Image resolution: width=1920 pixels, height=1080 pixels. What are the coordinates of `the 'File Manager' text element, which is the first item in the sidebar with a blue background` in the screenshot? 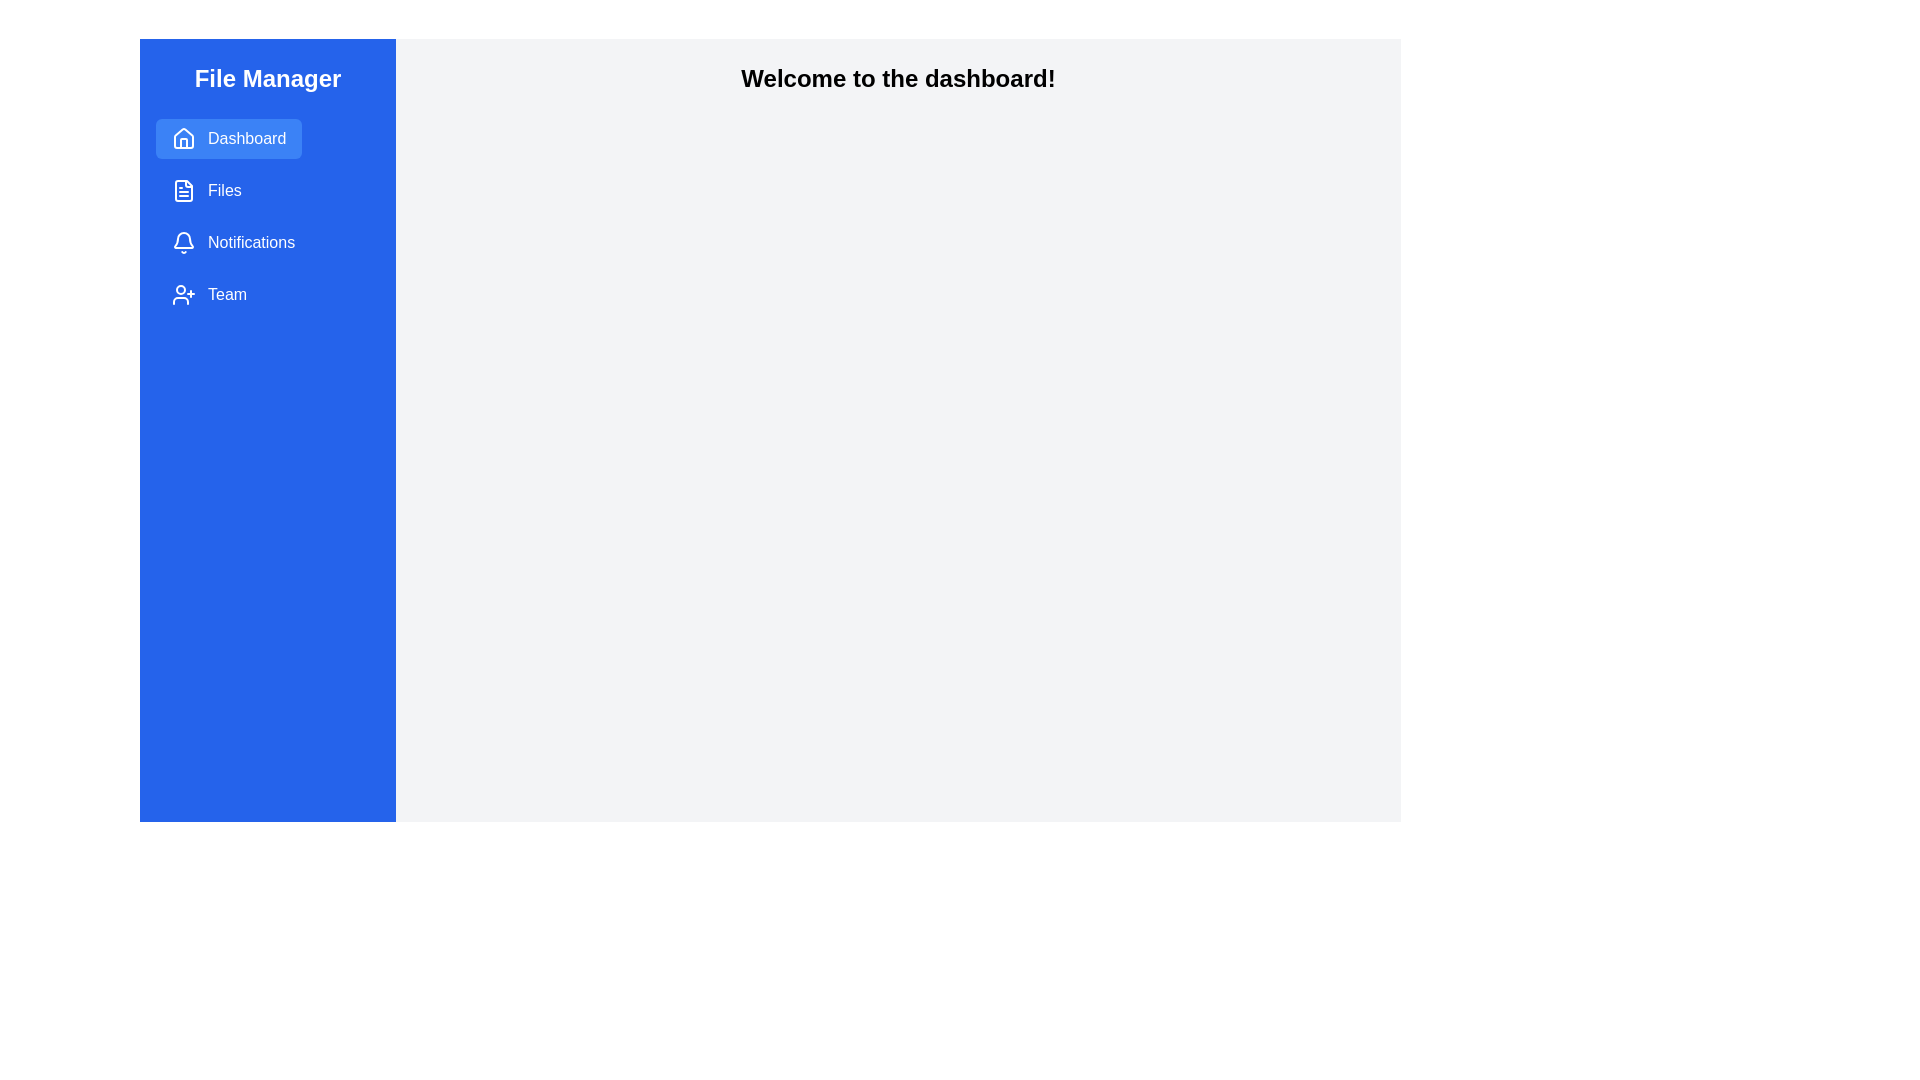 It's located at (267, 77).